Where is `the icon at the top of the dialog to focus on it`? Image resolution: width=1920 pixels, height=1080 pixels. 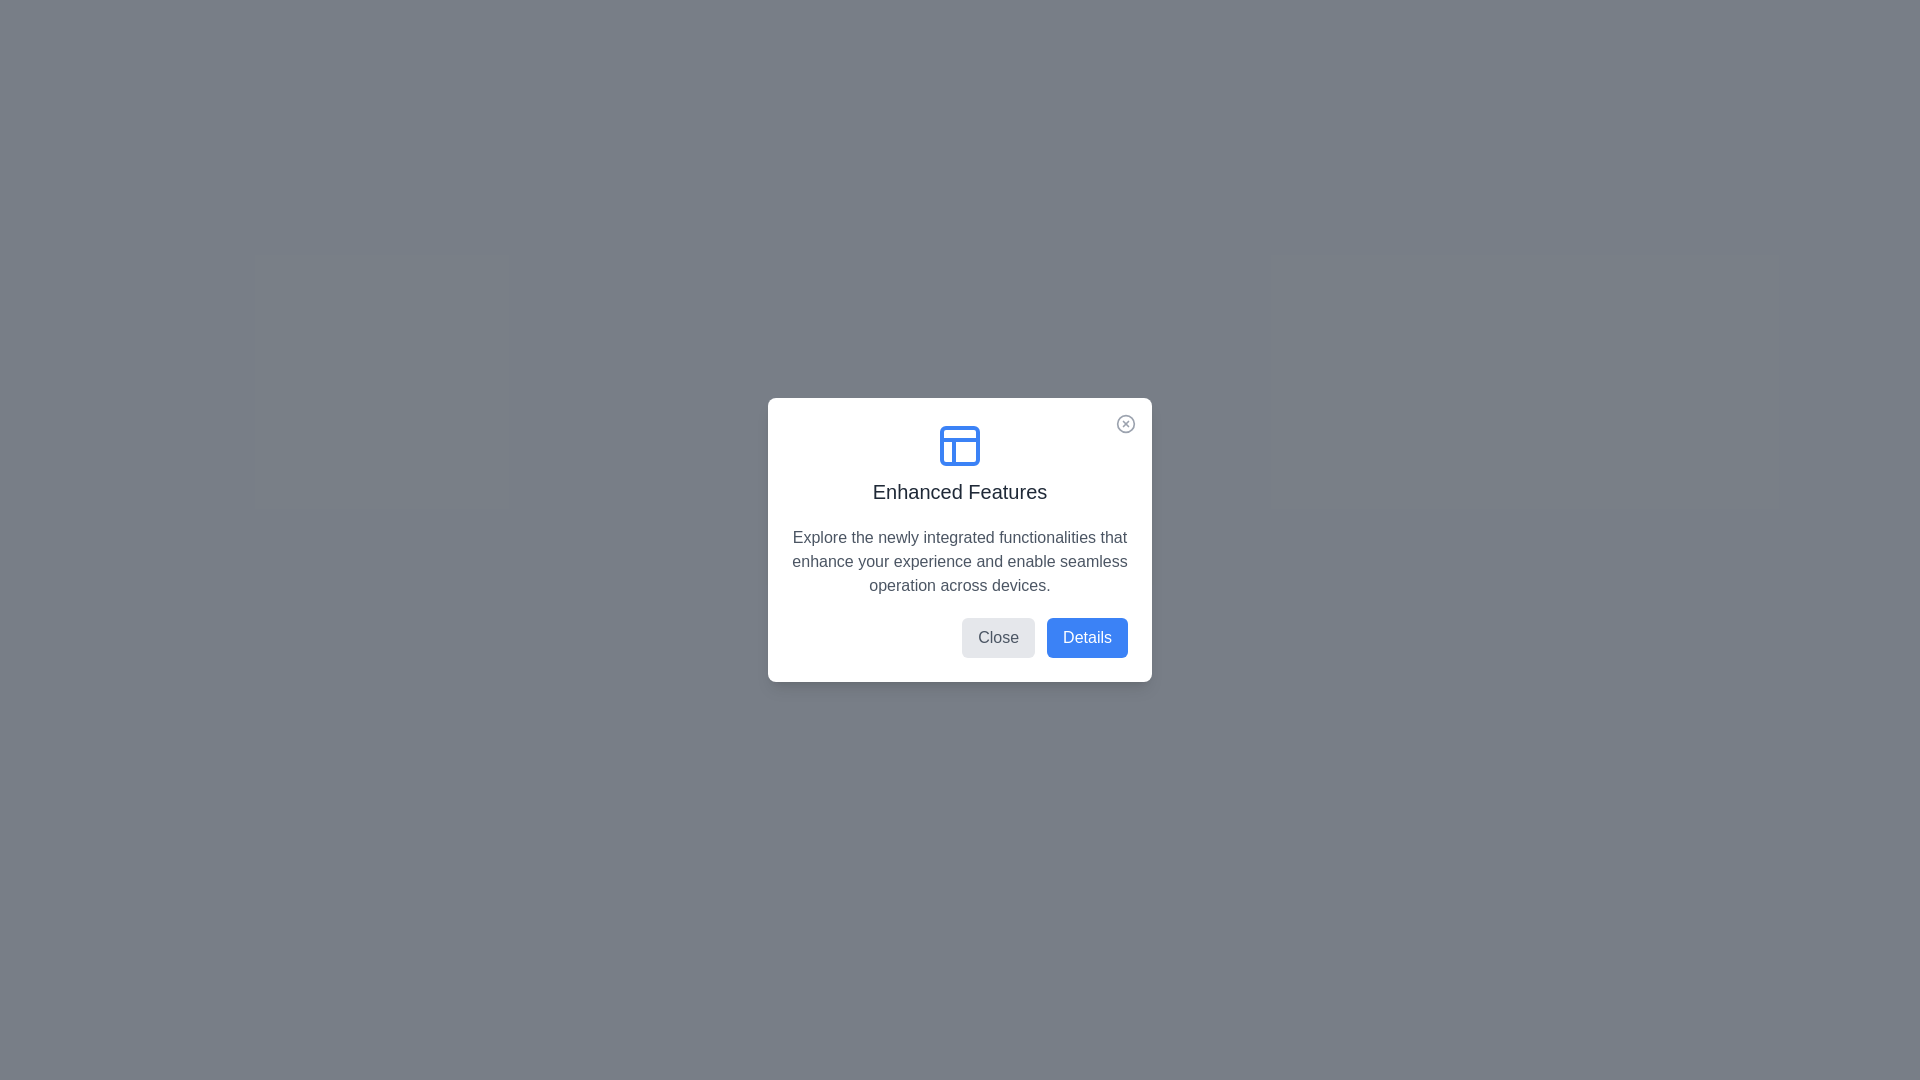 the icon at the top of the dialog to focus on it is located at coordinates (960, 445).